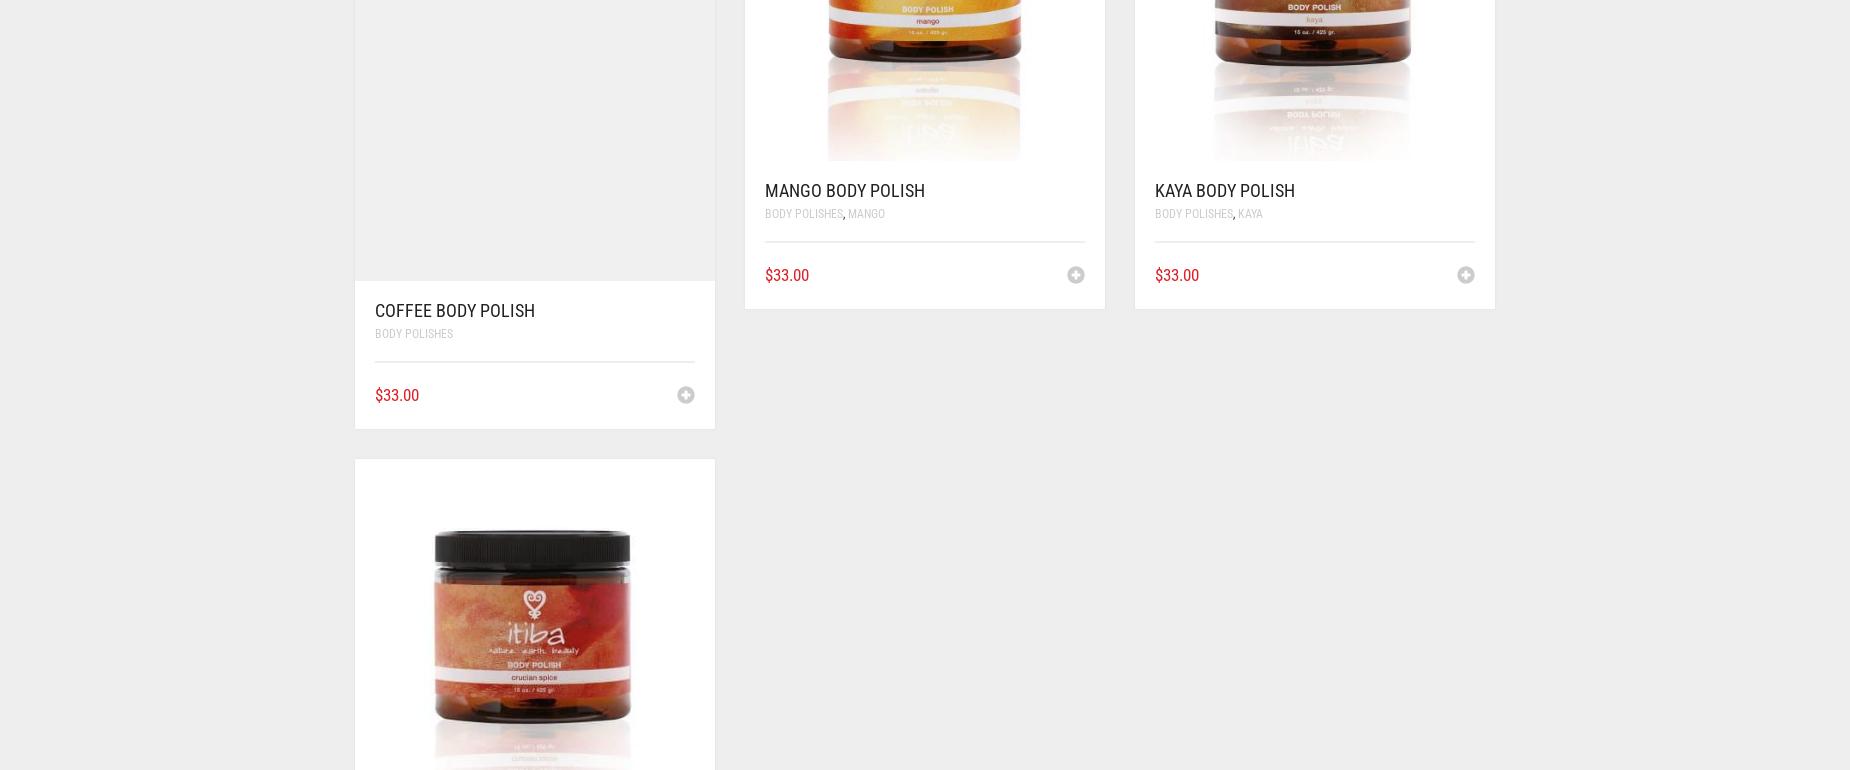  I want to click on 'View Product', so click(1061, 373).